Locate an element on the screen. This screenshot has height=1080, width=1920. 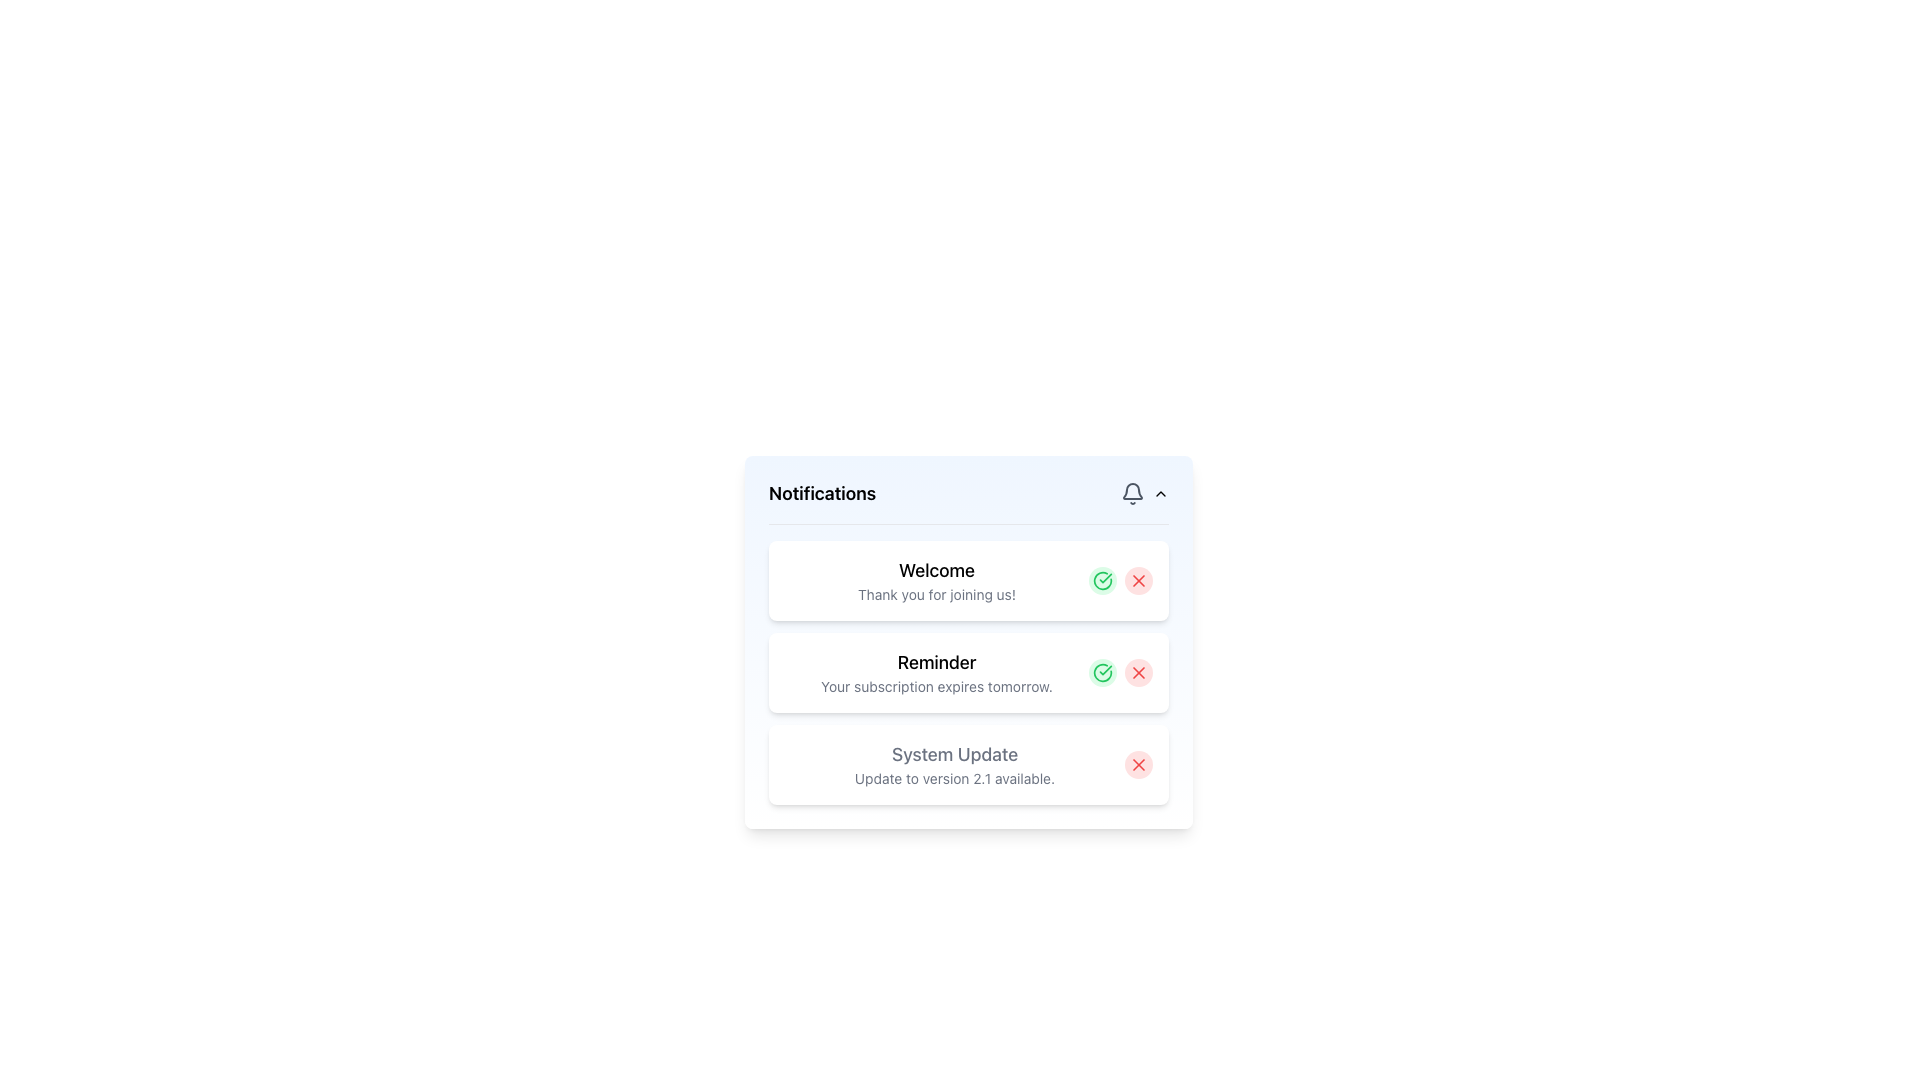
the Icon Button located immediately to the right of the green checkmark icon in the uppermost notification card titled 'Welcome' is located at coordinates (1138, 581).